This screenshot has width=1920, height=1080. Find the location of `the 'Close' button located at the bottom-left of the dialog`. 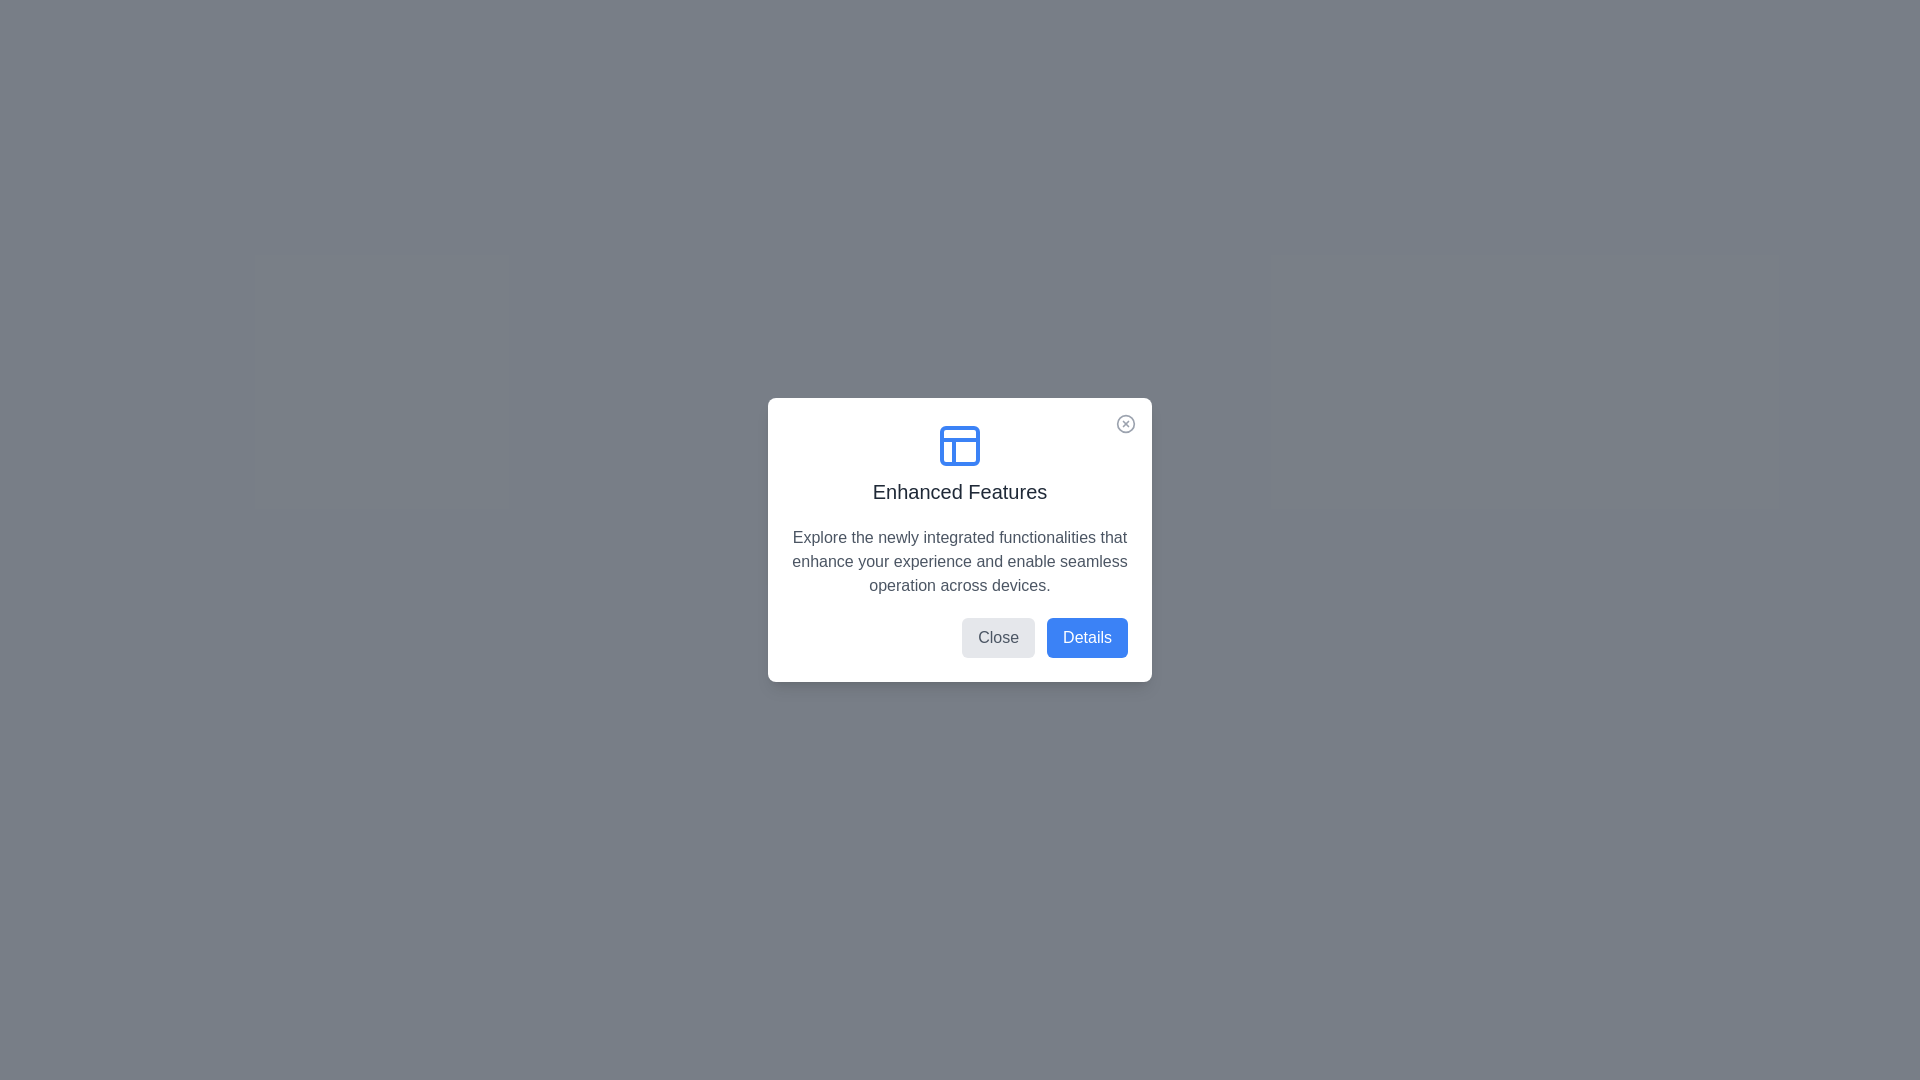

the 'Close' button located at the bottom-left of the dialog is located at coordinates (998, 637).